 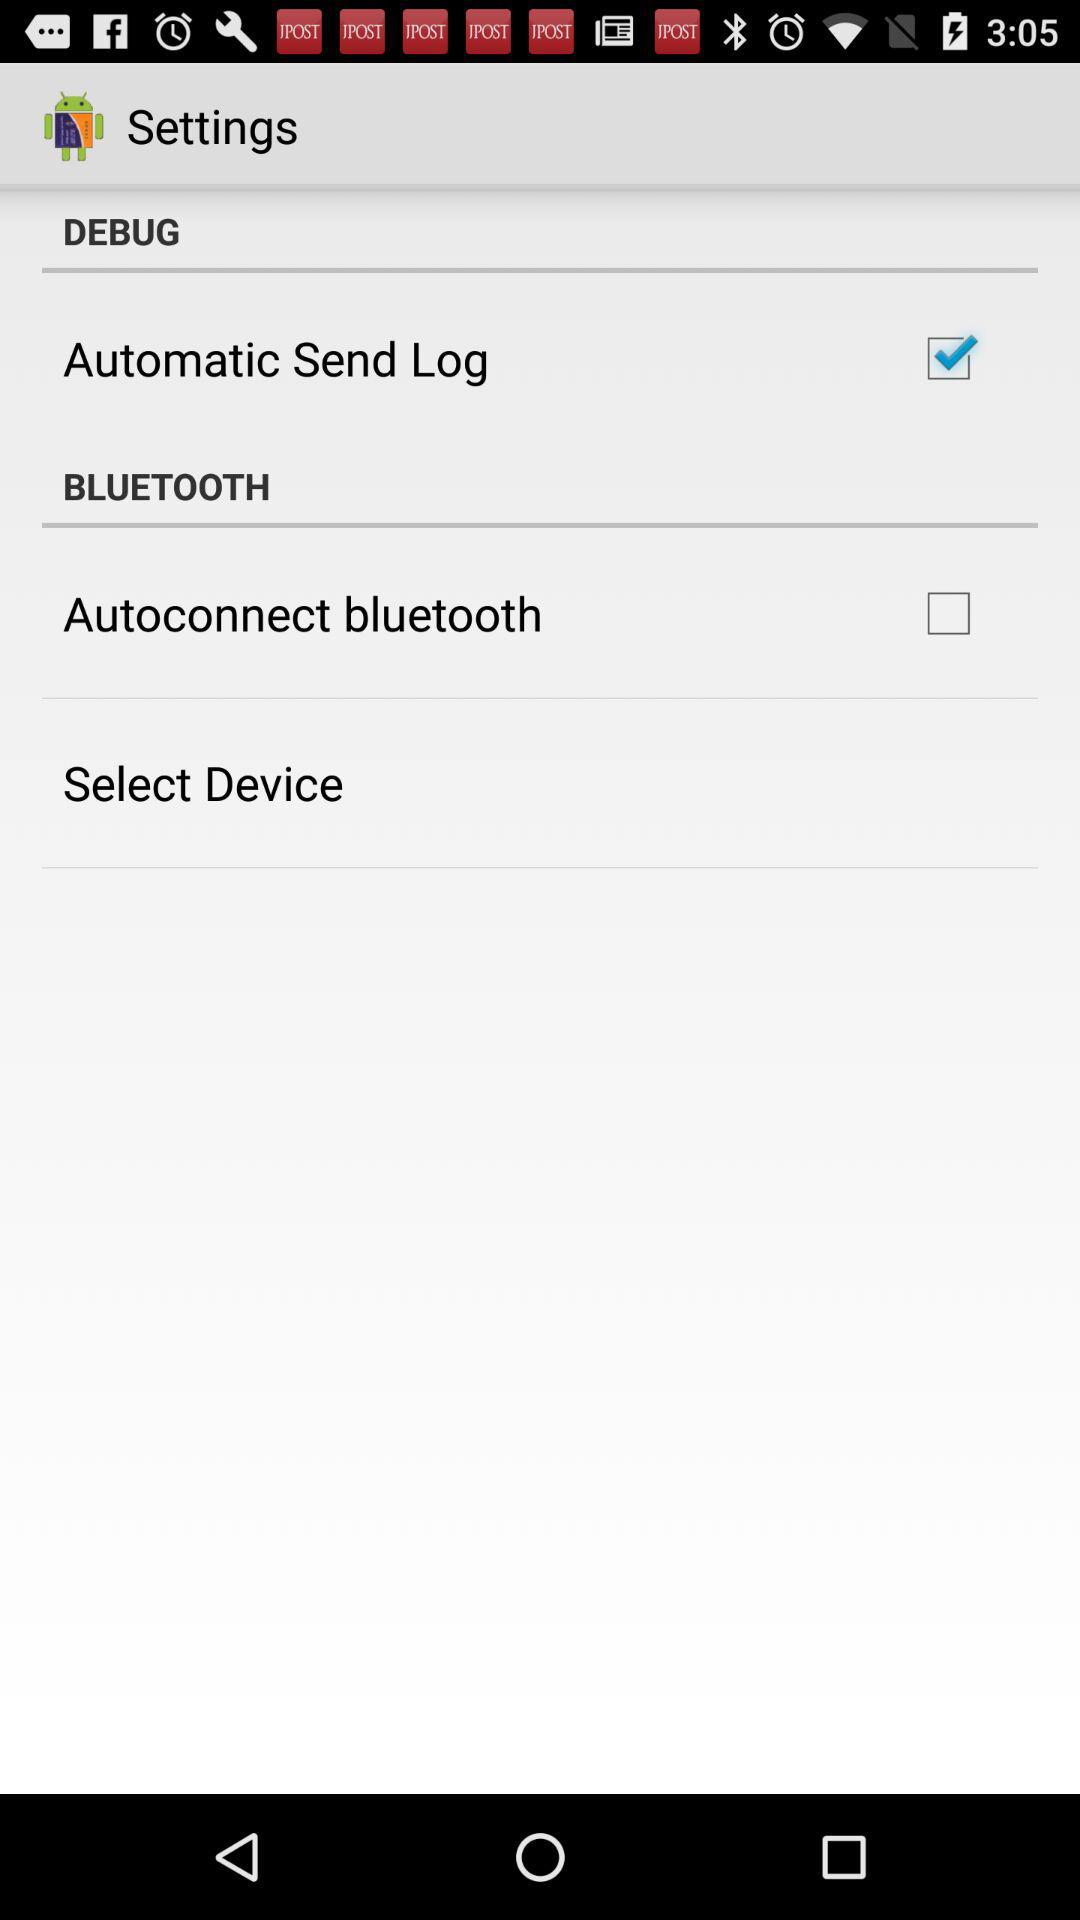 I want to click on app on the left, so click(x=203, y=781).